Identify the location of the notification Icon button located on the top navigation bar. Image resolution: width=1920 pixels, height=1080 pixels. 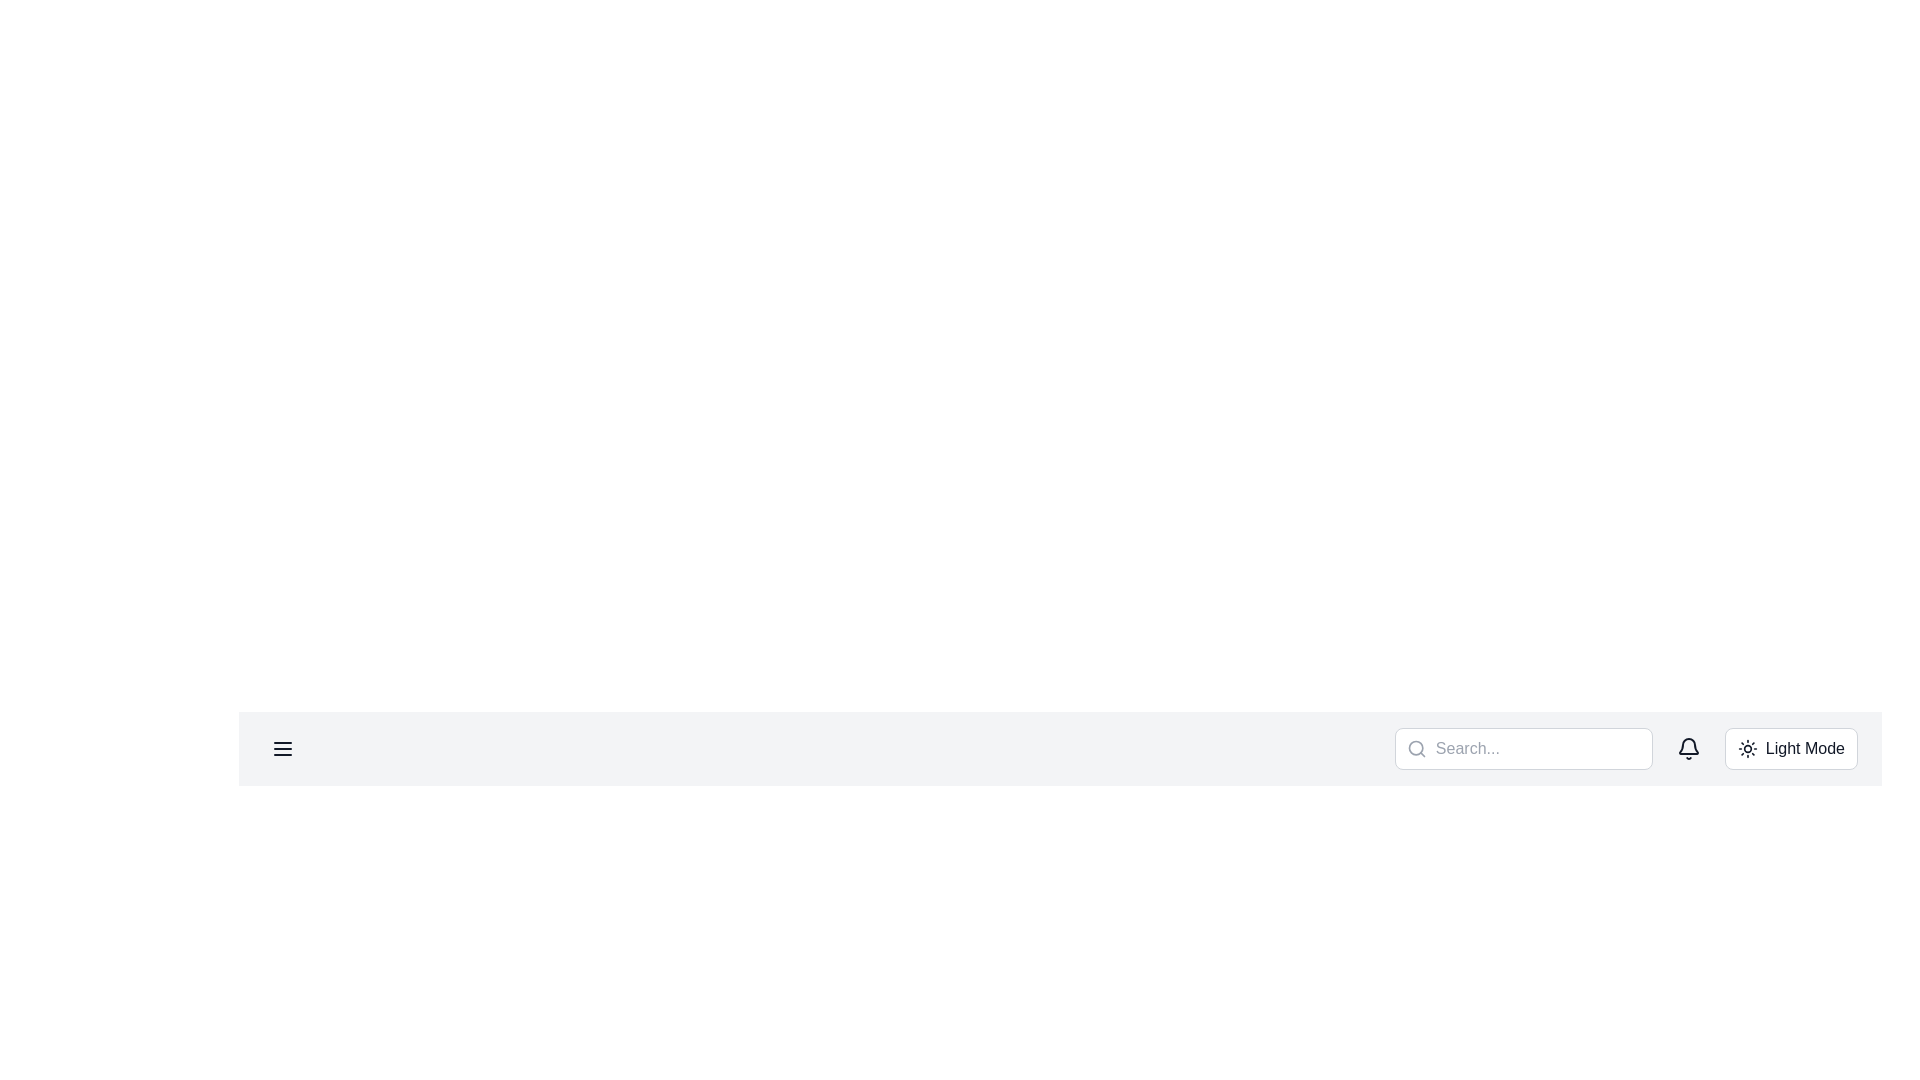
(1687, 748).